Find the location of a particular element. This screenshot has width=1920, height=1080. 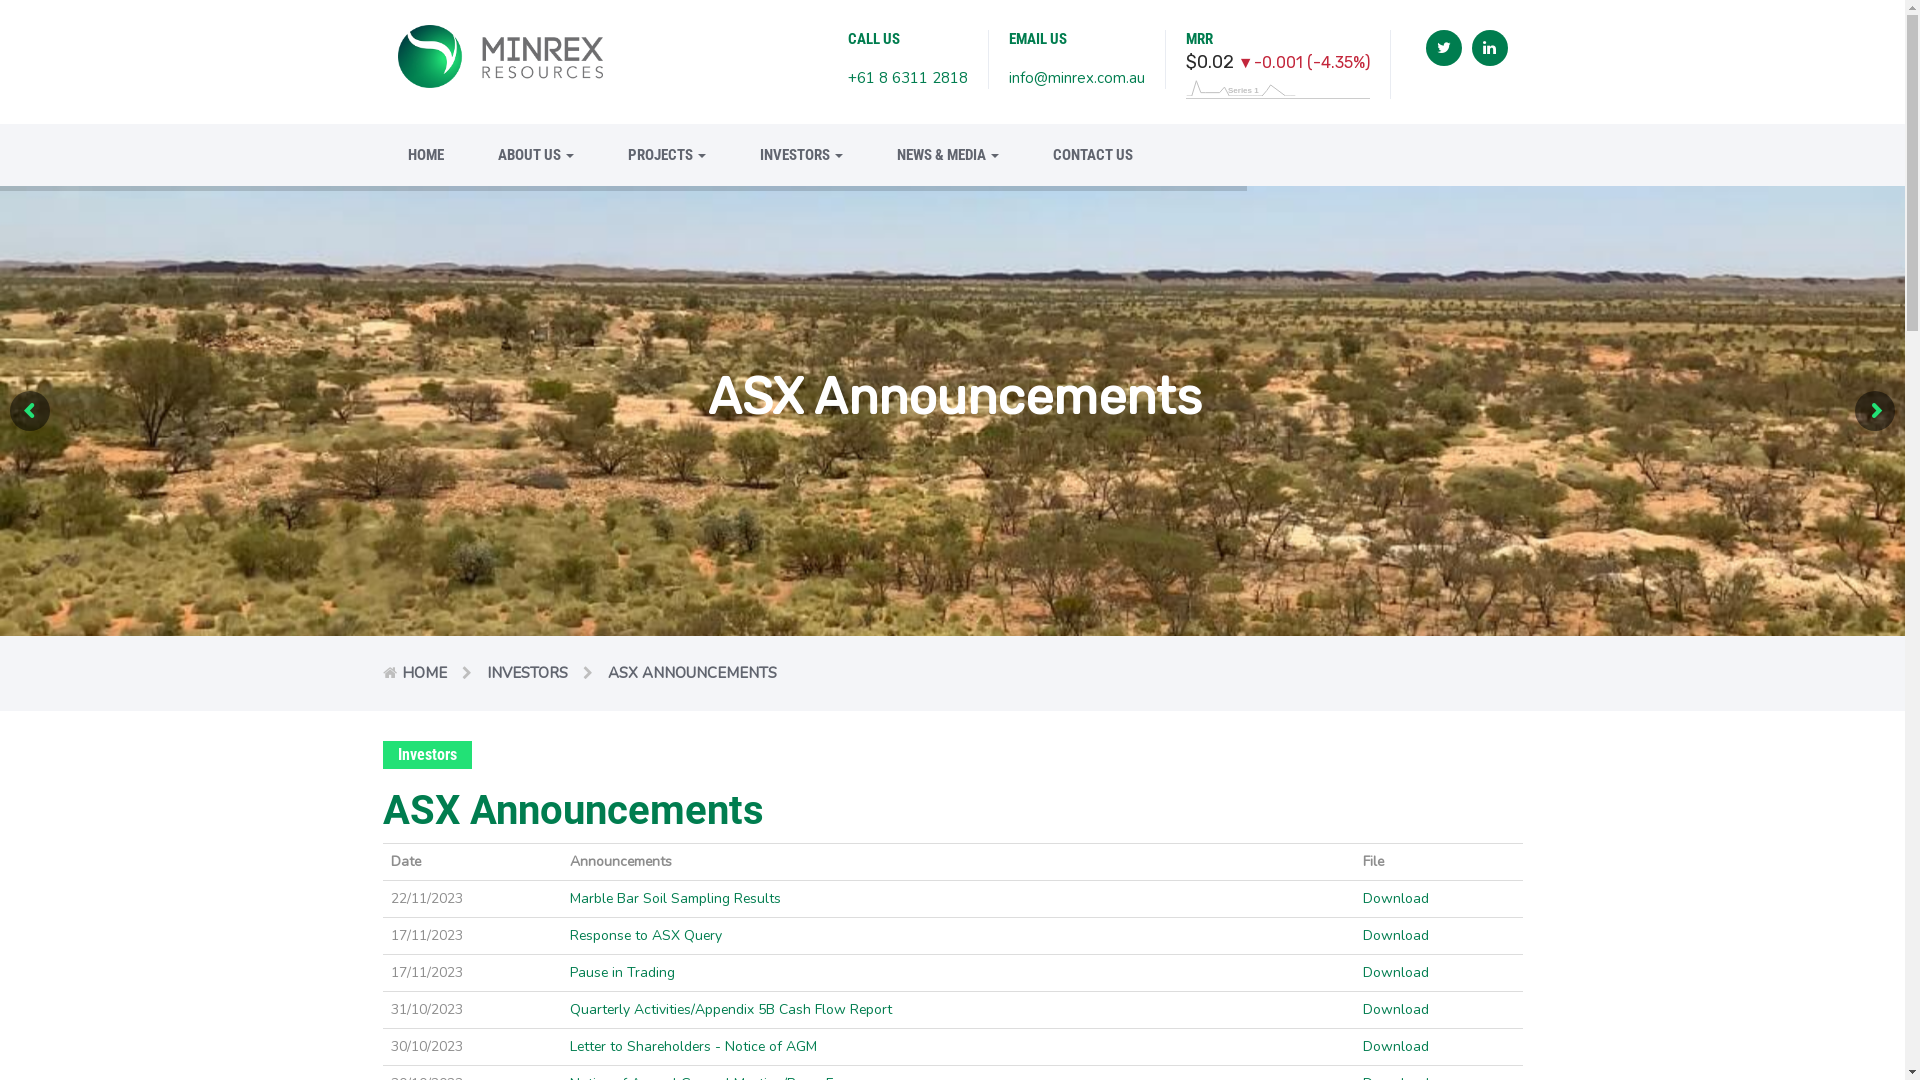

'INVESTORS' is located at coordinates (800, 153).